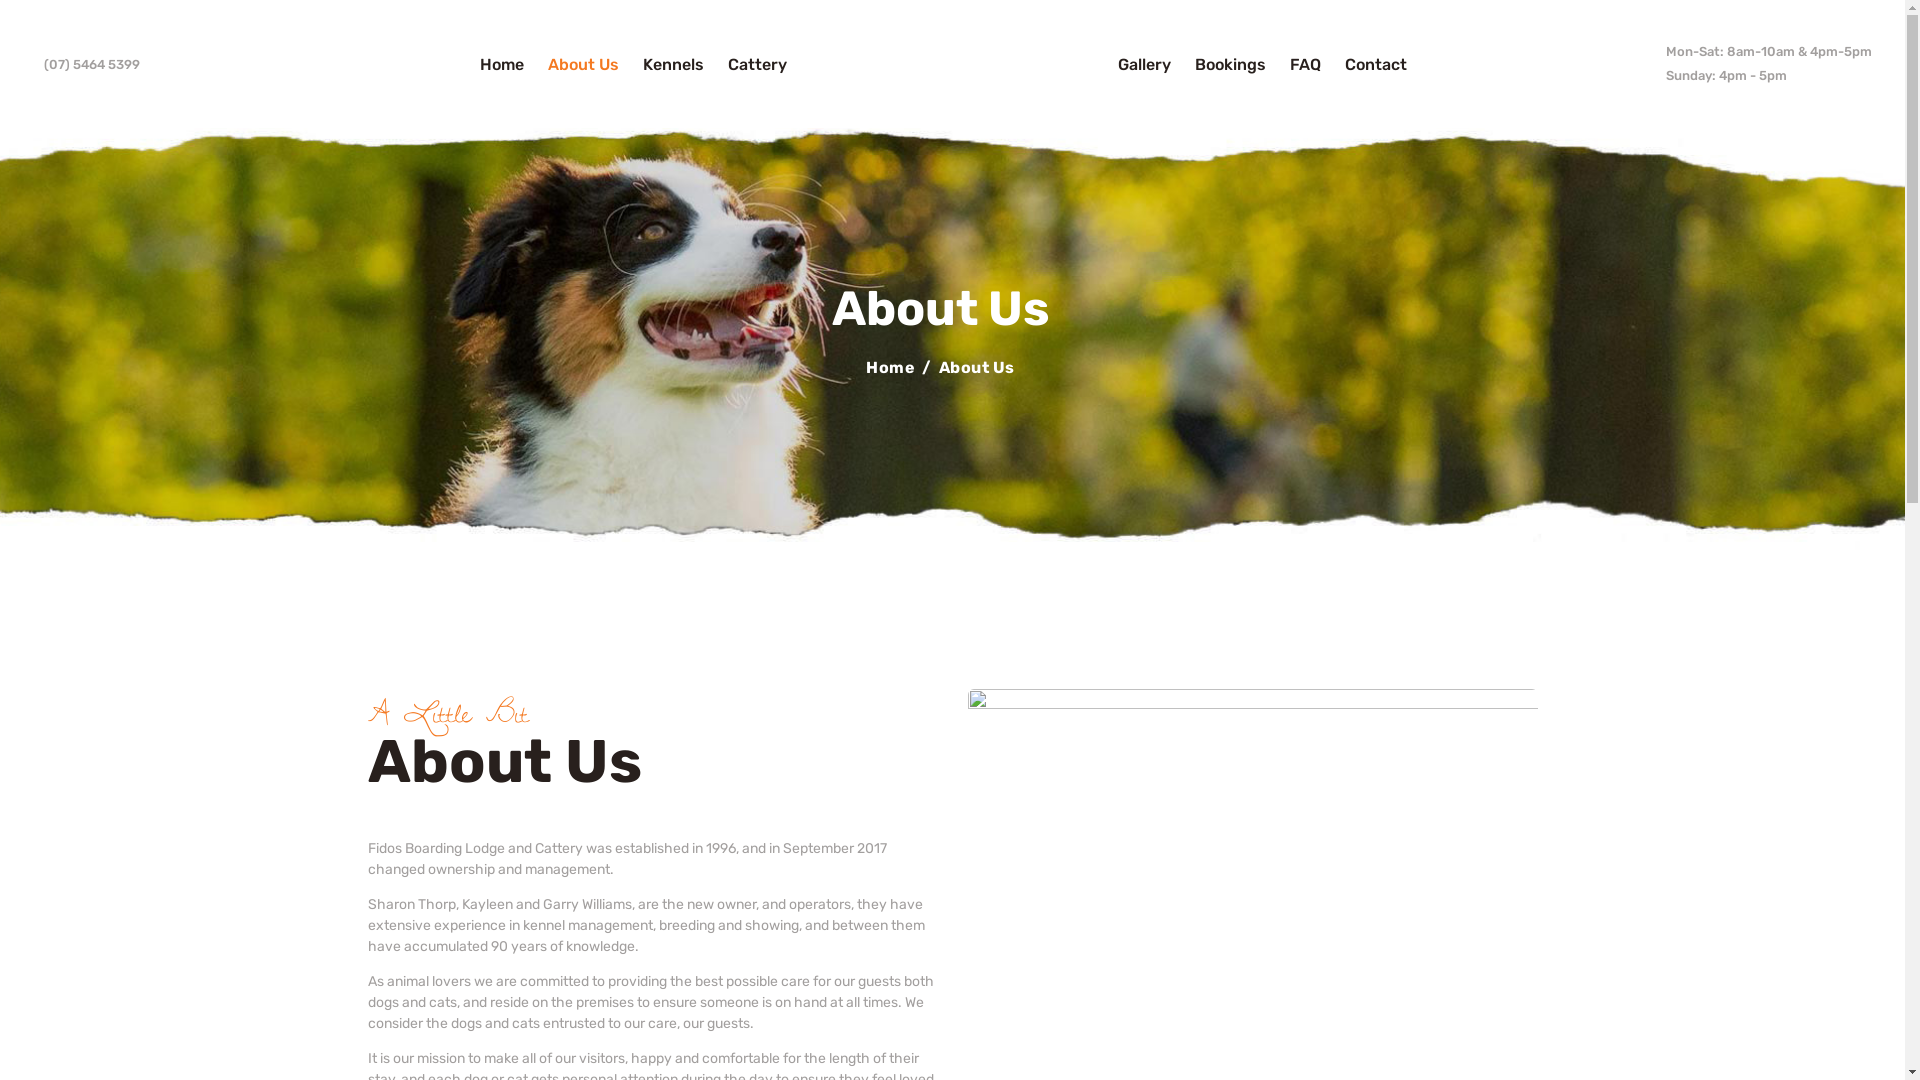  I want to click on 'FAQ', so click(1305, 63).